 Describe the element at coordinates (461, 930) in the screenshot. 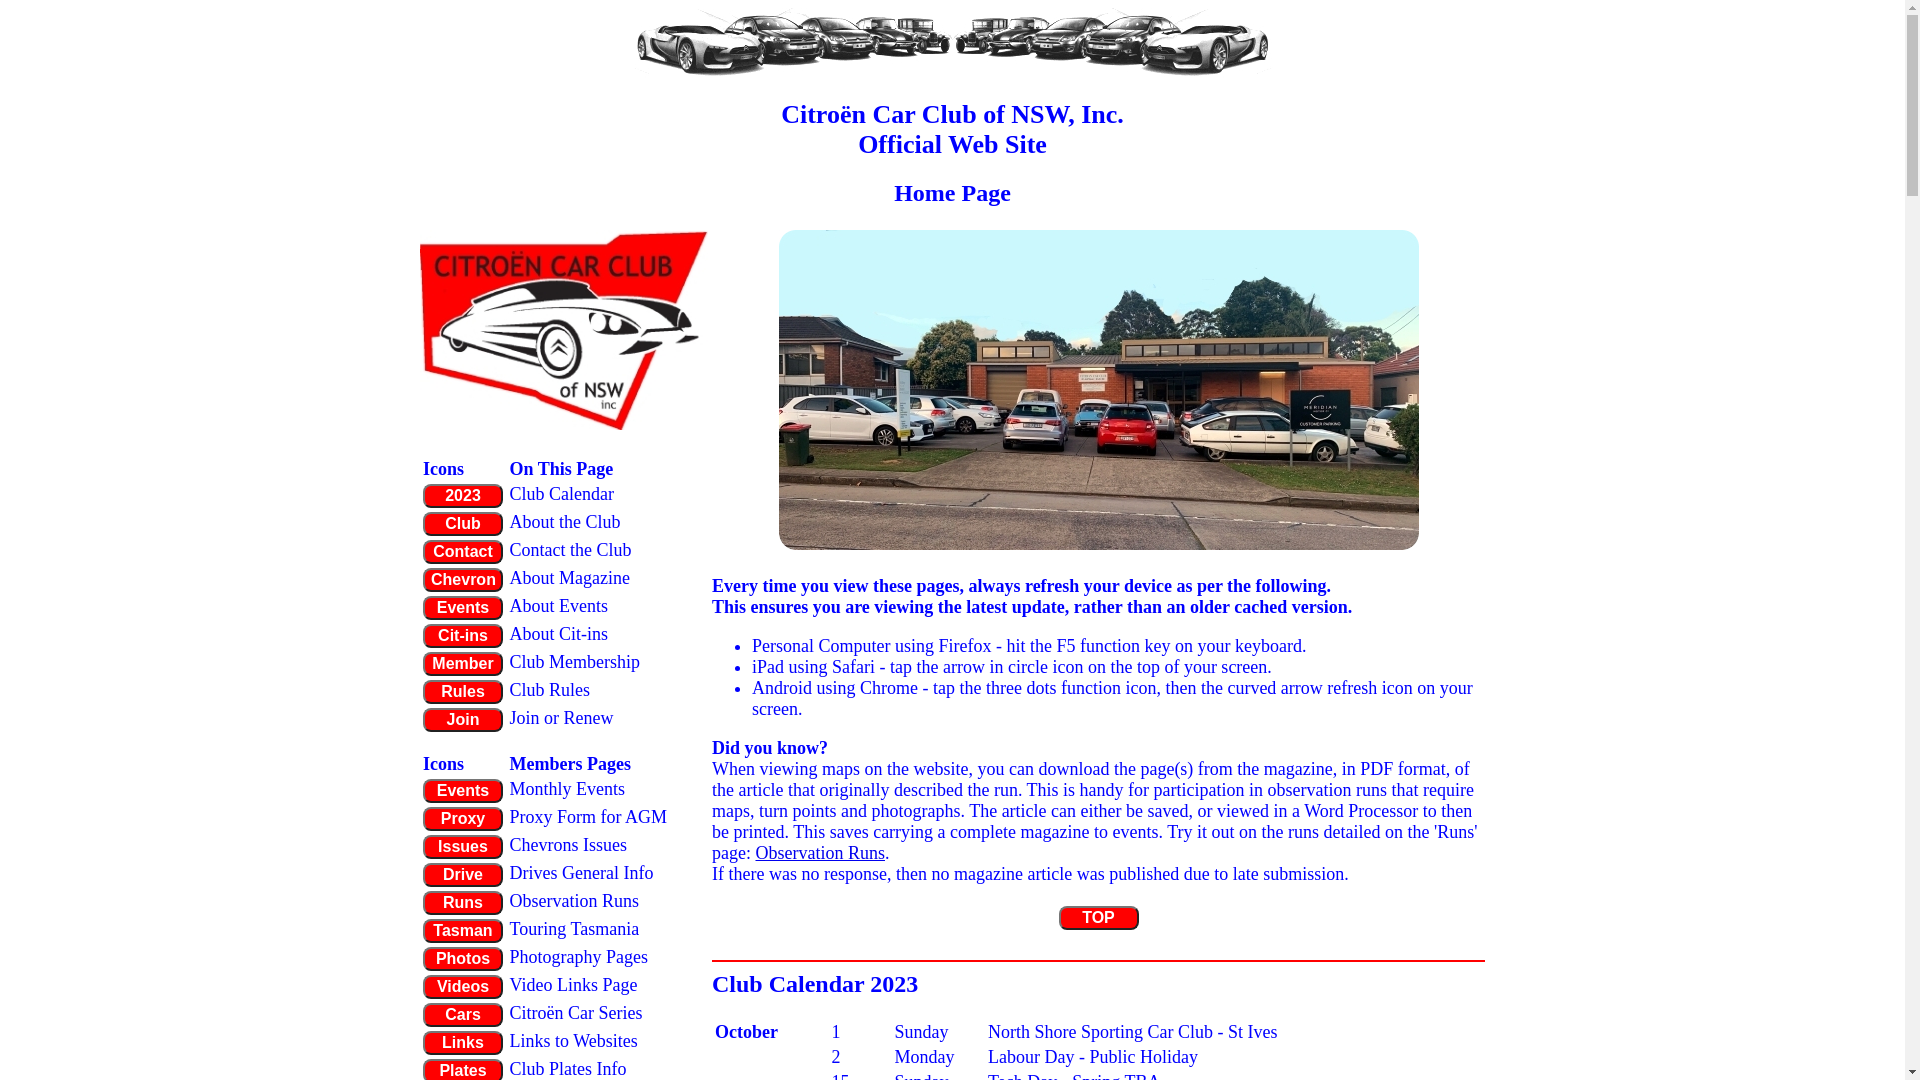

I see `'Tasman'` at that location.